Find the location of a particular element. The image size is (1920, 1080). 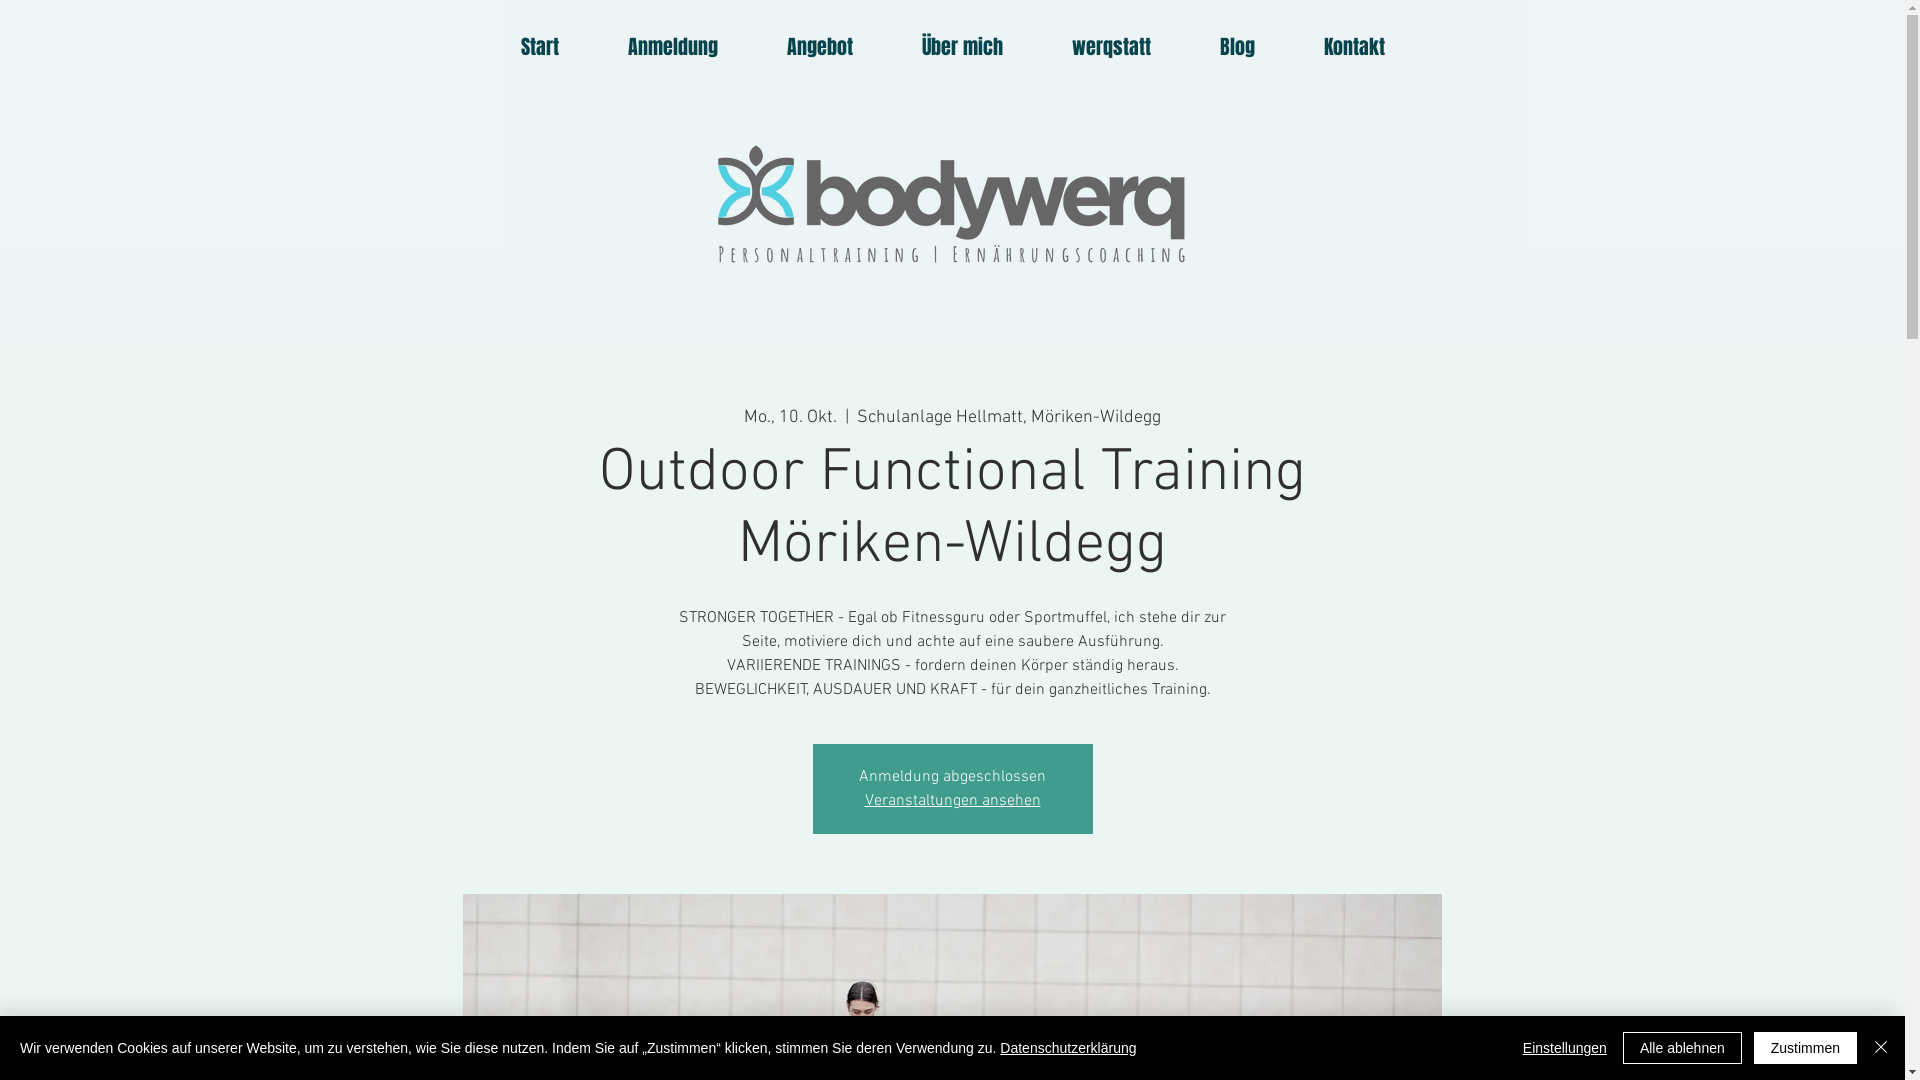

'Angebot' is located at coordinates (819, 45).